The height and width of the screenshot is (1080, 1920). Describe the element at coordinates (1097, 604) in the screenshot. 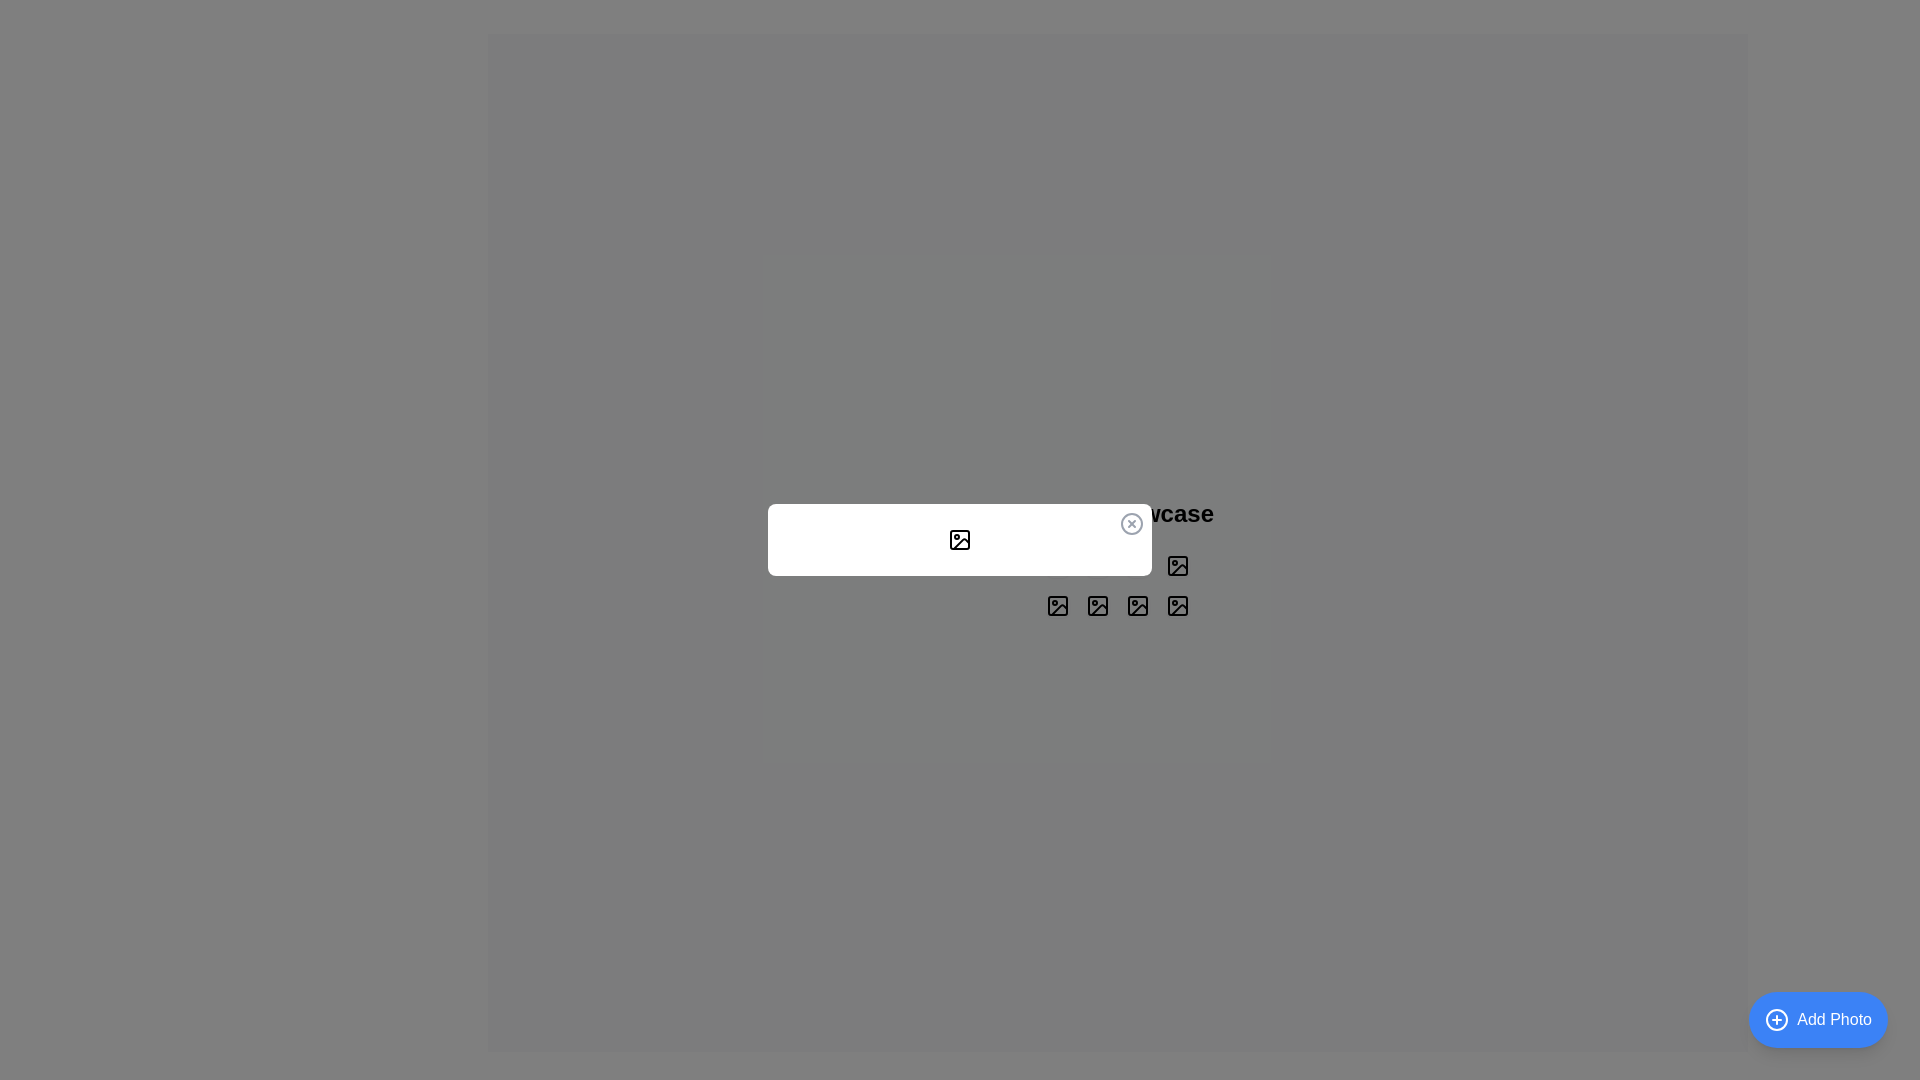

I see `the circular button with a black background and zoom-in icon for keyboard navigation` at that location.